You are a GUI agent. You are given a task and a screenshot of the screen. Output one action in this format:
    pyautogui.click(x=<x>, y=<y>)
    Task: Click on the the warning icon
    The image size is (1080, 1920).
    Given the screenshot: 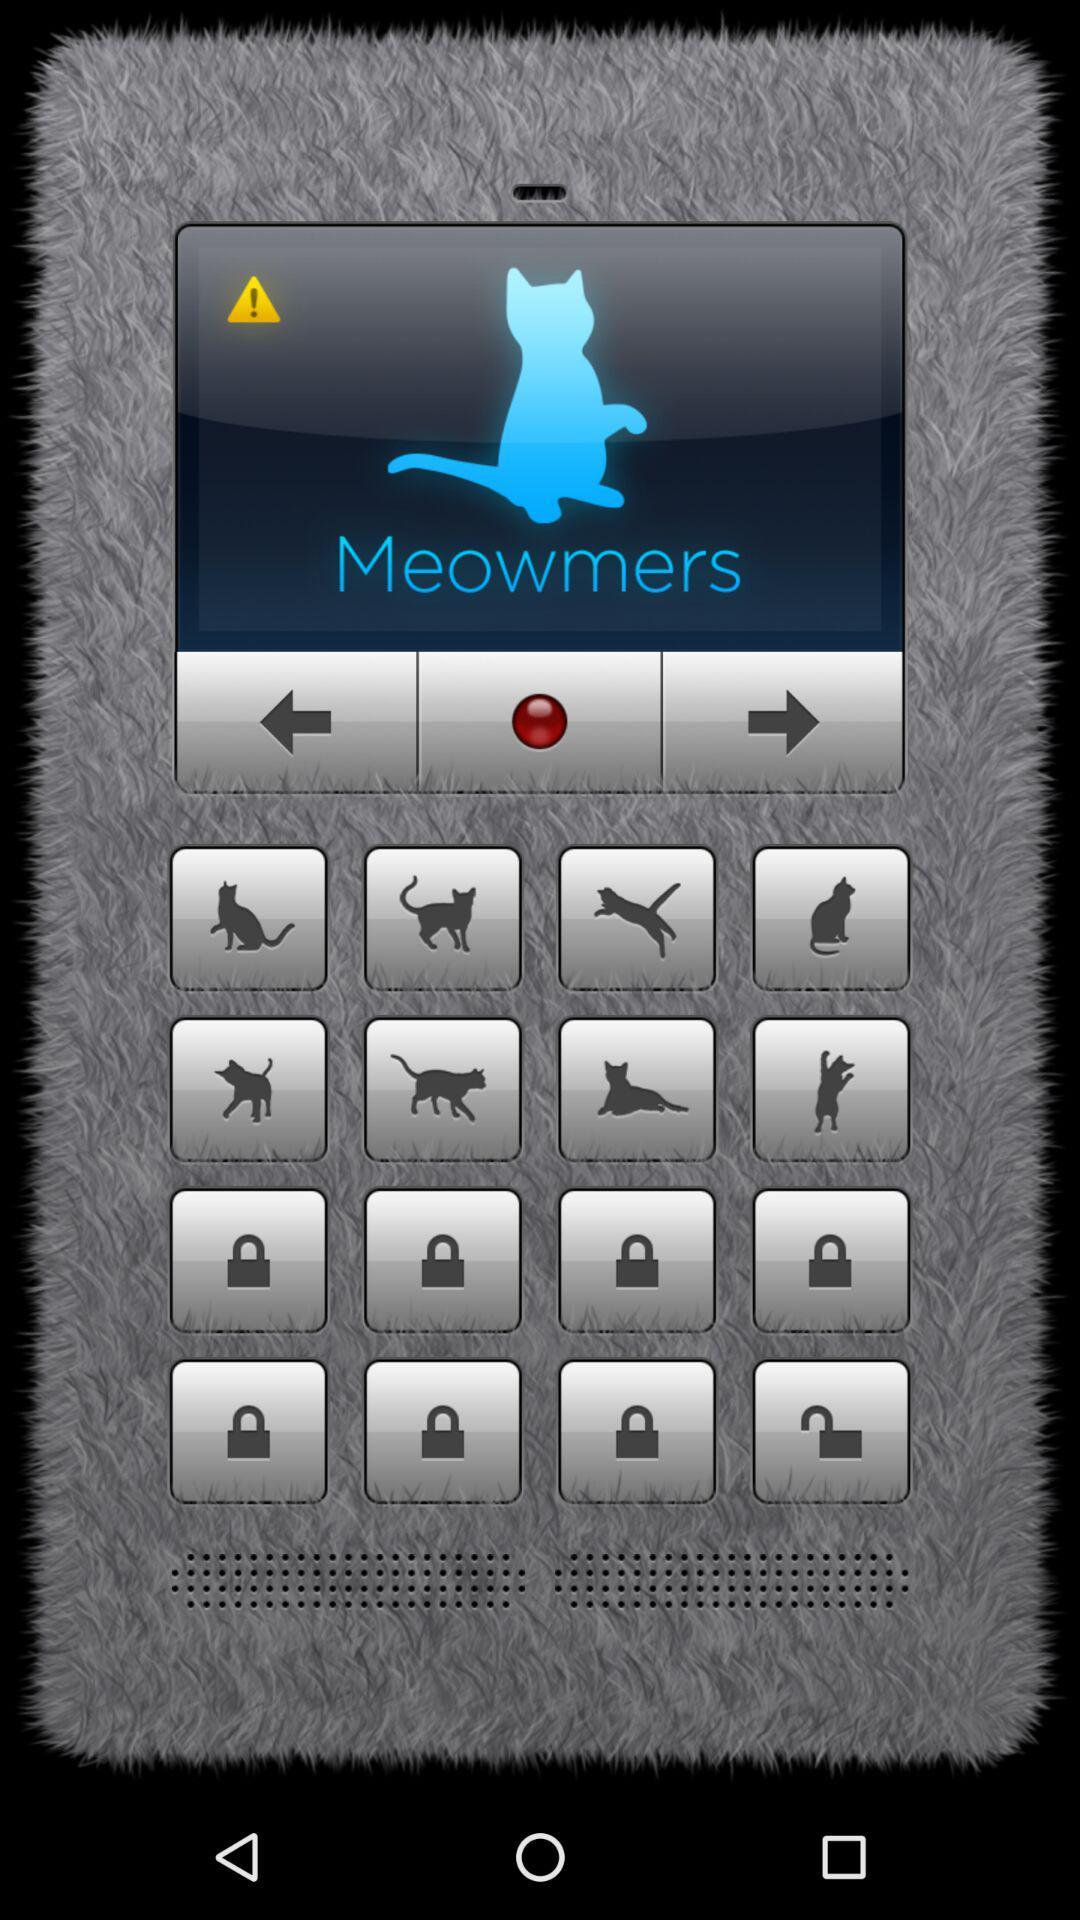 What is the action you would take?
    pyautogui.click(x=252, y=323)
    